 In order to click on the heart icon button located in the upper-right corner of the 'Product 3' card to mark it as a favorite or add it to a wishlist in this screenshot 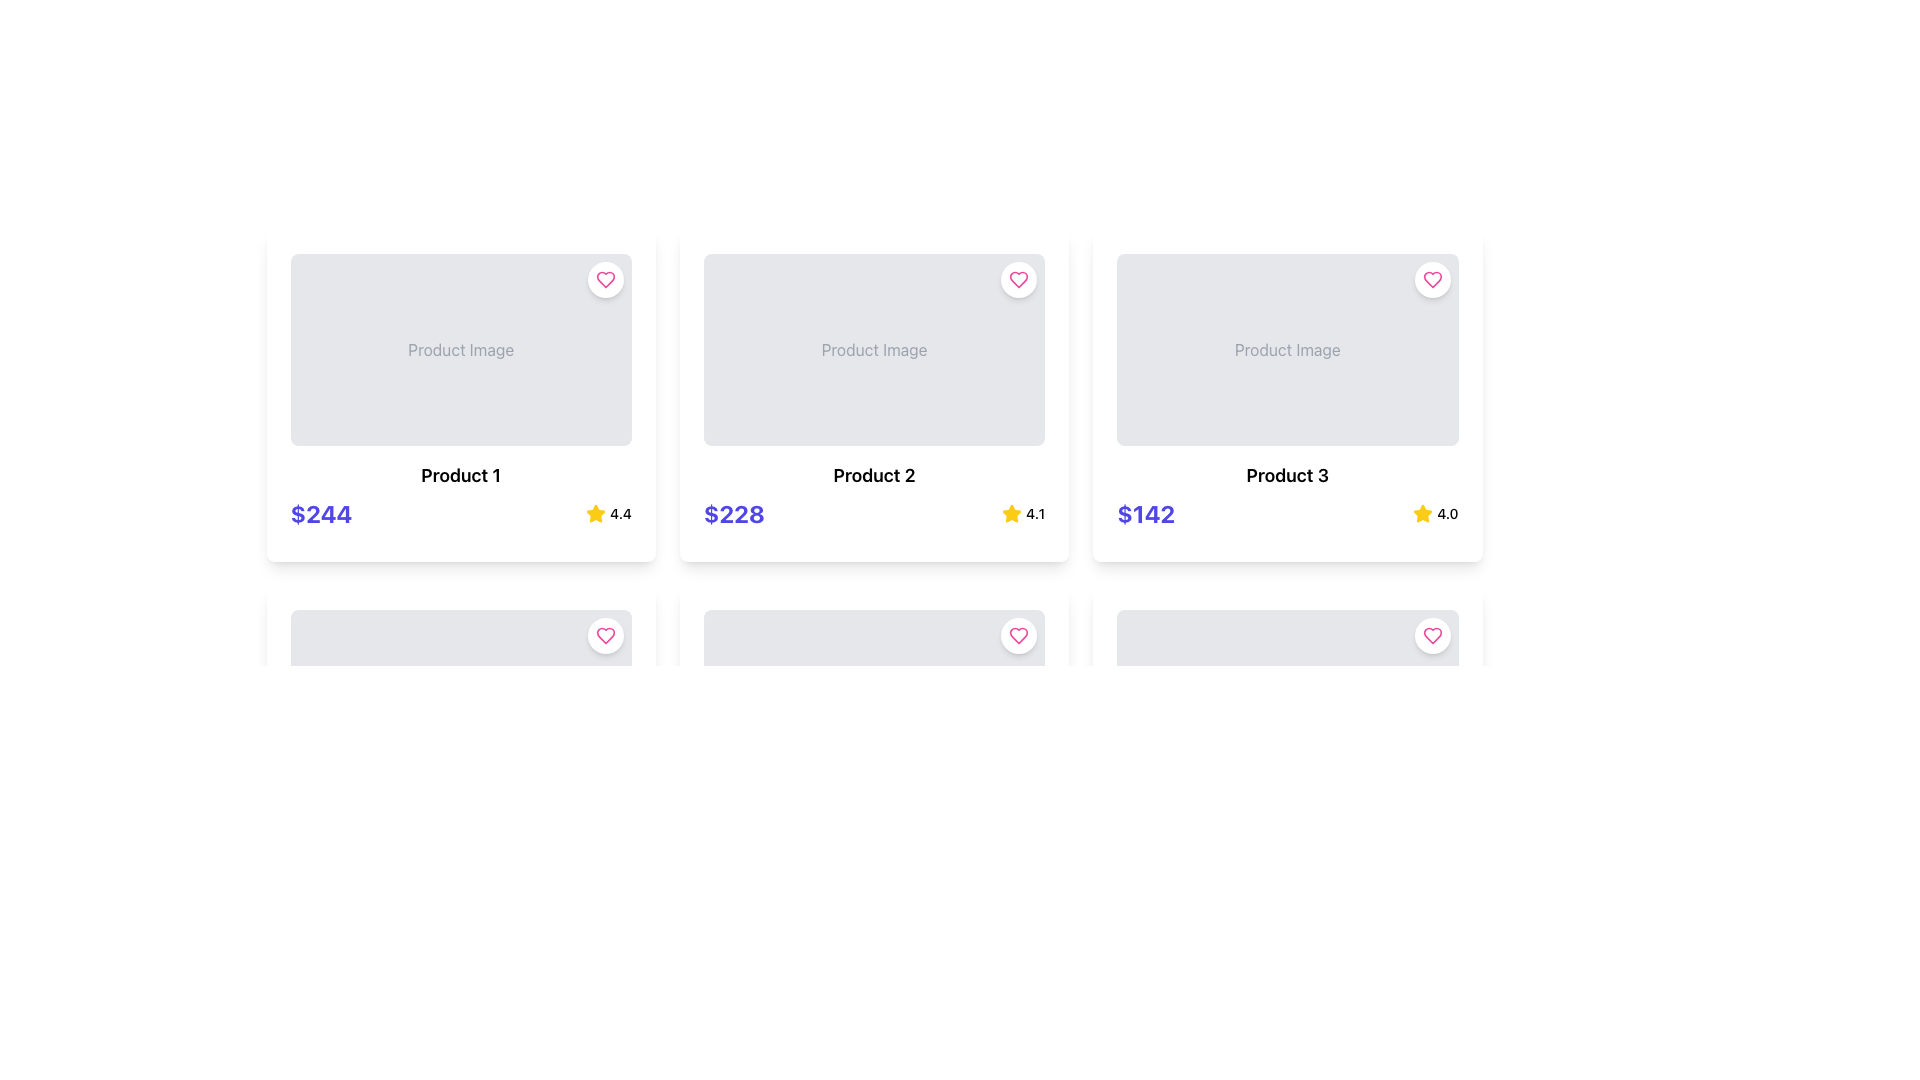, I will do `click(1431, 636)`.